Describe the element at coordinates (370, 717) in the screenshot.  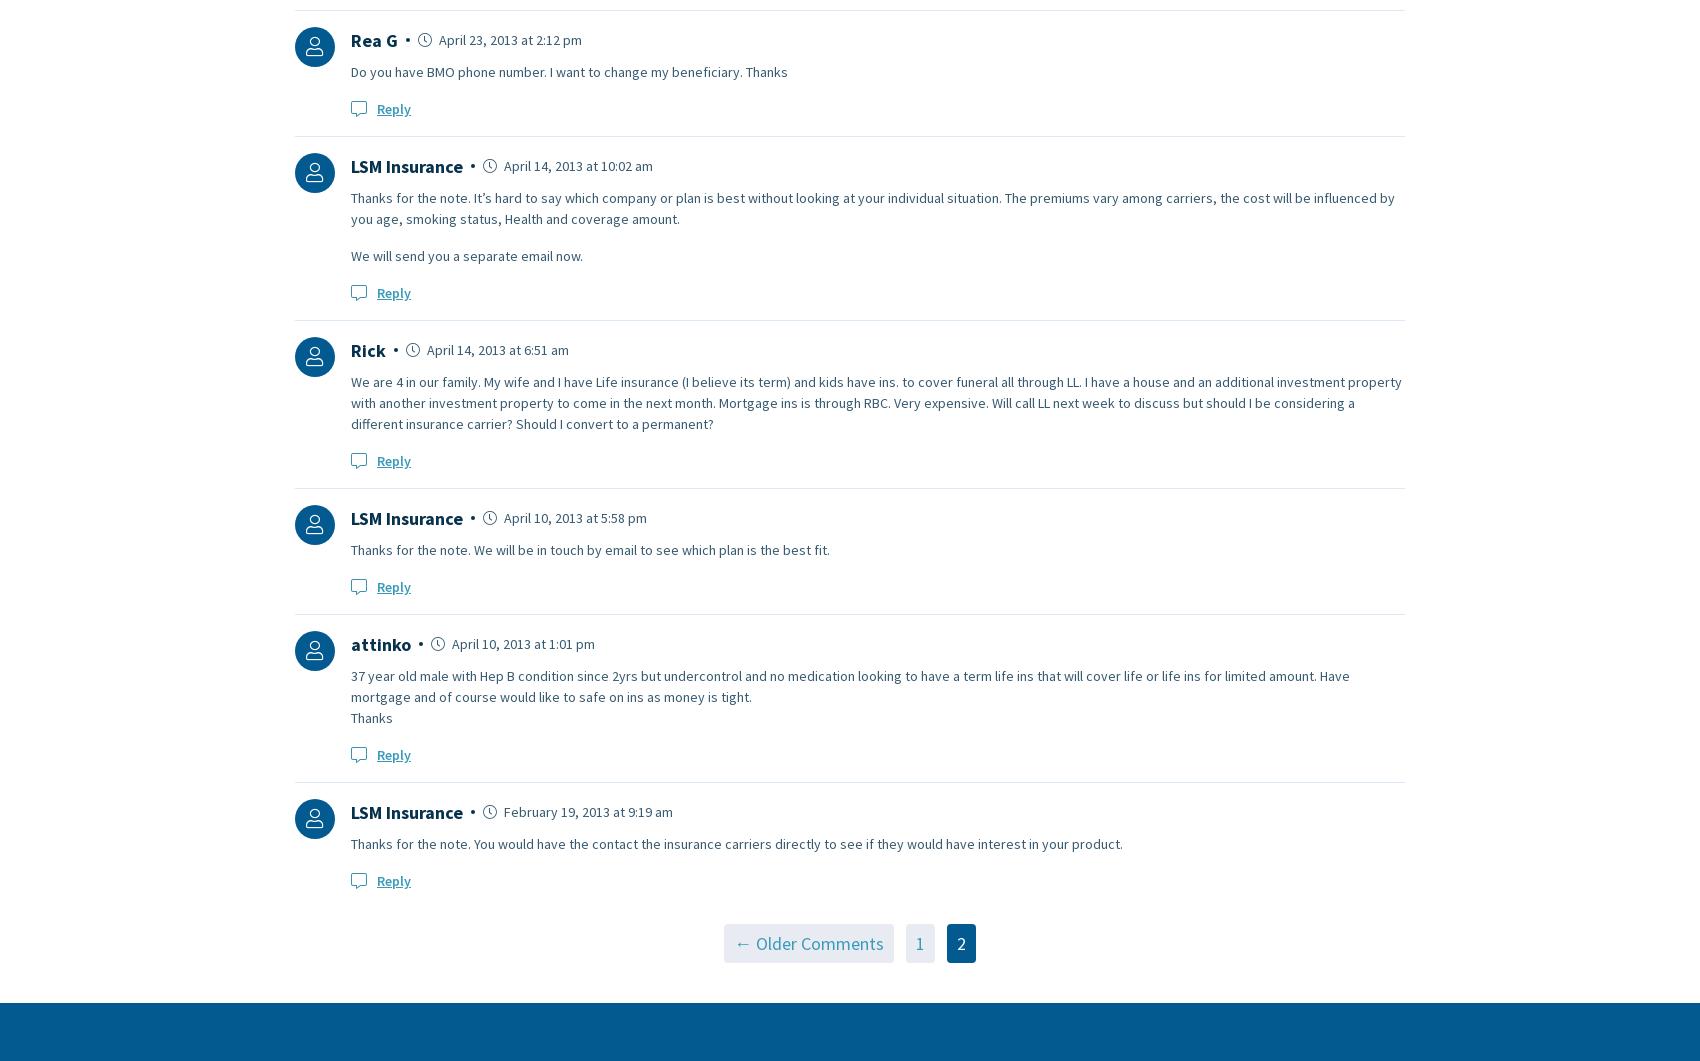
I see `'Thanks'` at that location.